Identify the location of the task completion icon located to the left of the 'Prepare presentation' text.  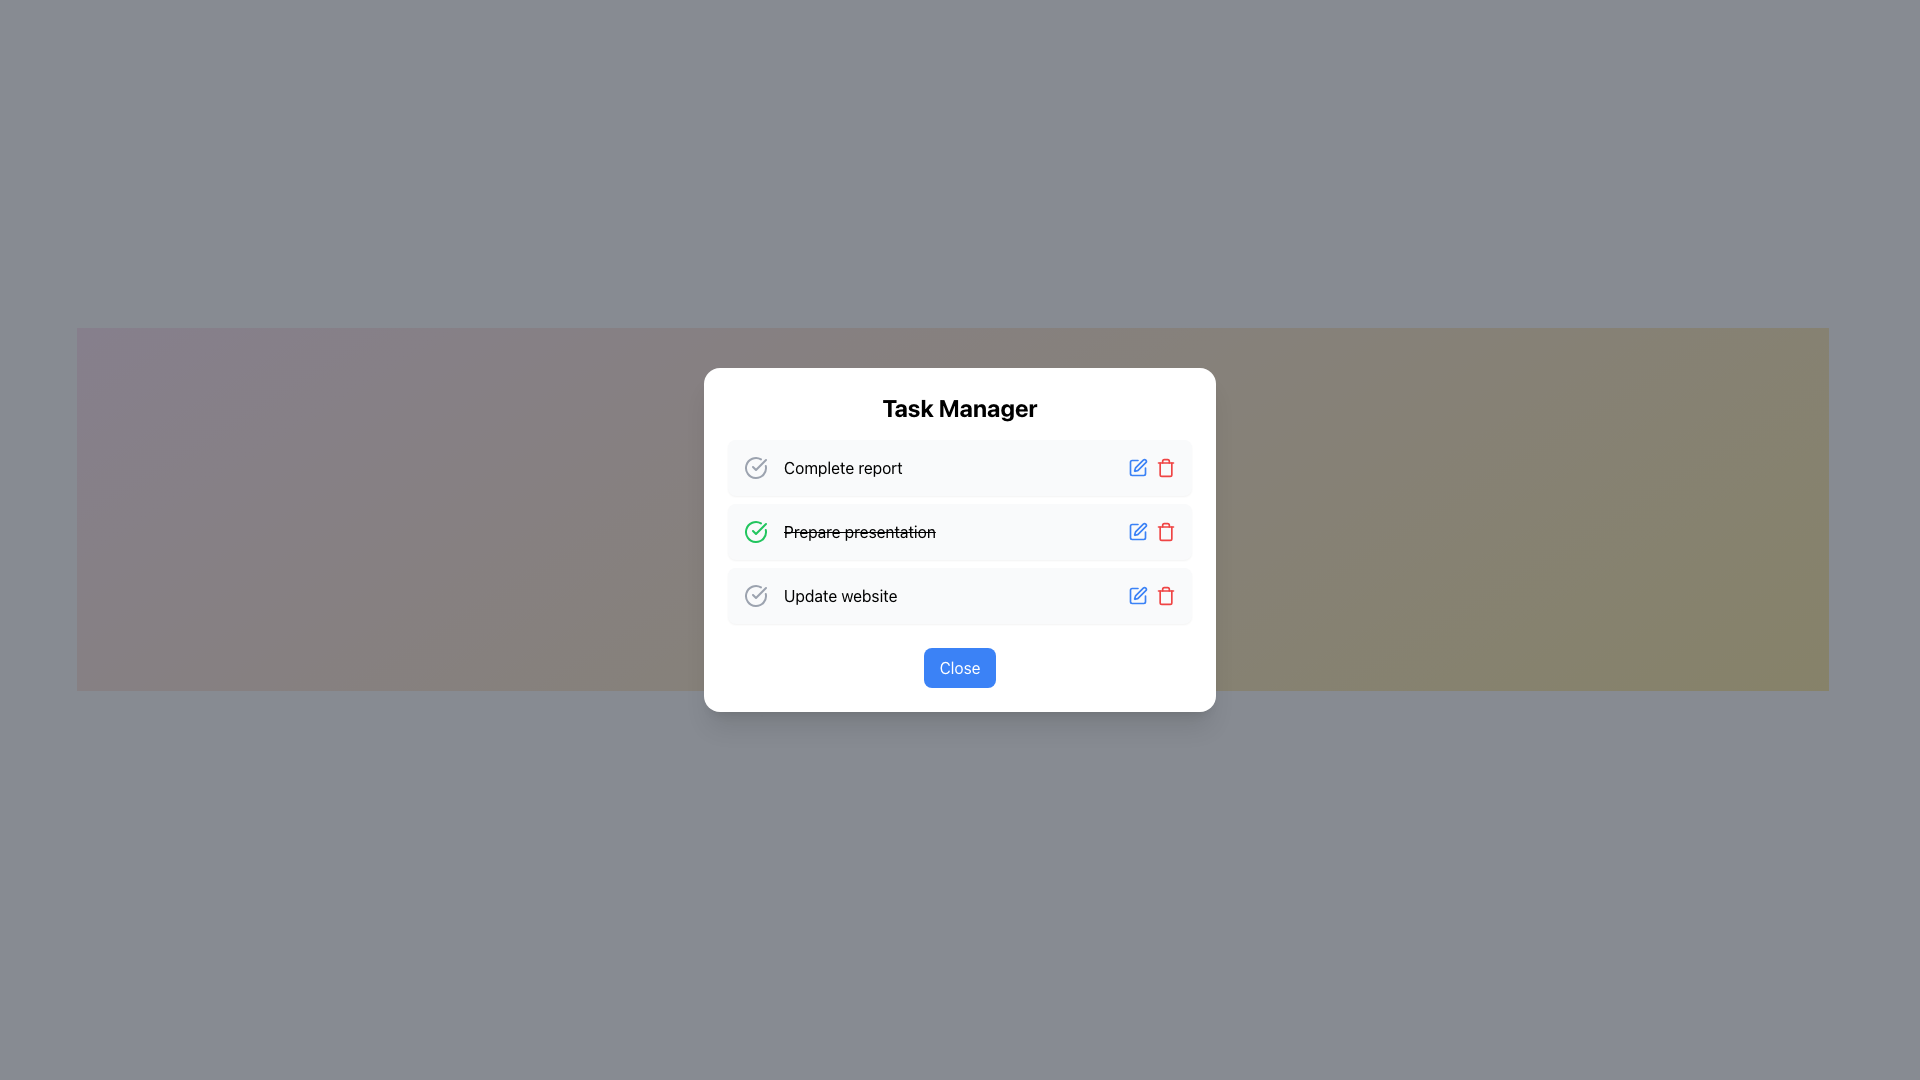
(754, 531).